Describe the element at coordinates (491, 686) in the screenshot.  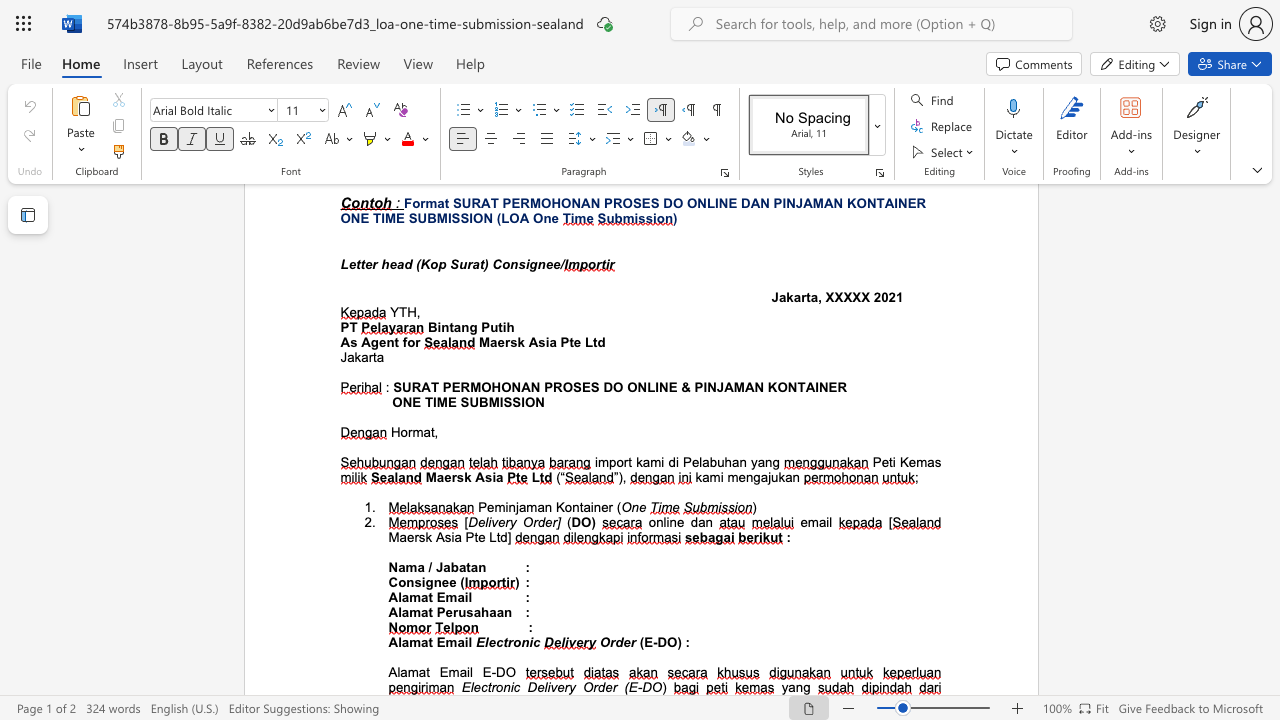
I see `the subset text "ronic Delivery Order (E-" within the text "Electronic Delivery Order (E-DO"` at that location.